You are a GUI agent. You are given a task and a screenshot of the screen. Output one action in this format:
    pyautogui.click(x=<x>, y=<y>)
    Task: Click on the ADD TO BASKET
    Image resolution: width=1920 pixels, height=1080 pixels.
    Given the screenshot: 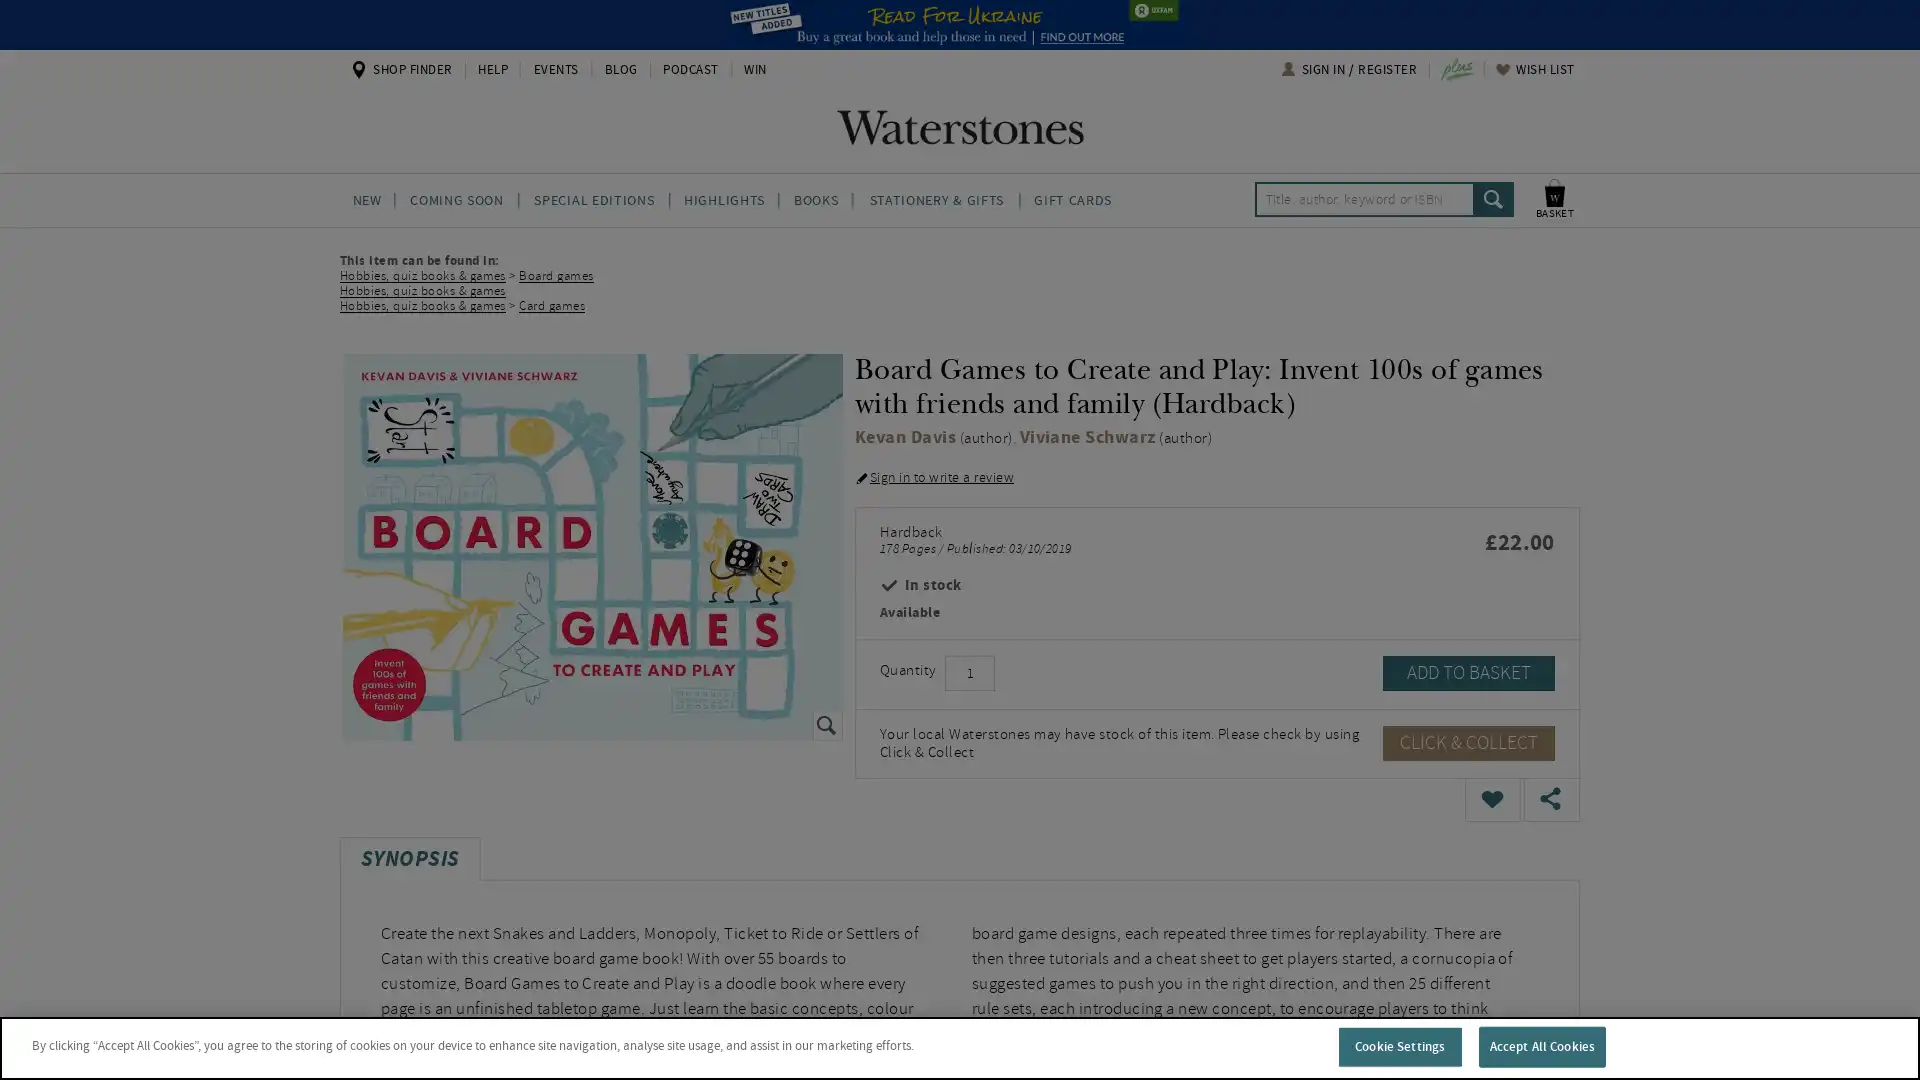 What is the action you would take?
    pyautogui.click(x=1468, y=672)
    